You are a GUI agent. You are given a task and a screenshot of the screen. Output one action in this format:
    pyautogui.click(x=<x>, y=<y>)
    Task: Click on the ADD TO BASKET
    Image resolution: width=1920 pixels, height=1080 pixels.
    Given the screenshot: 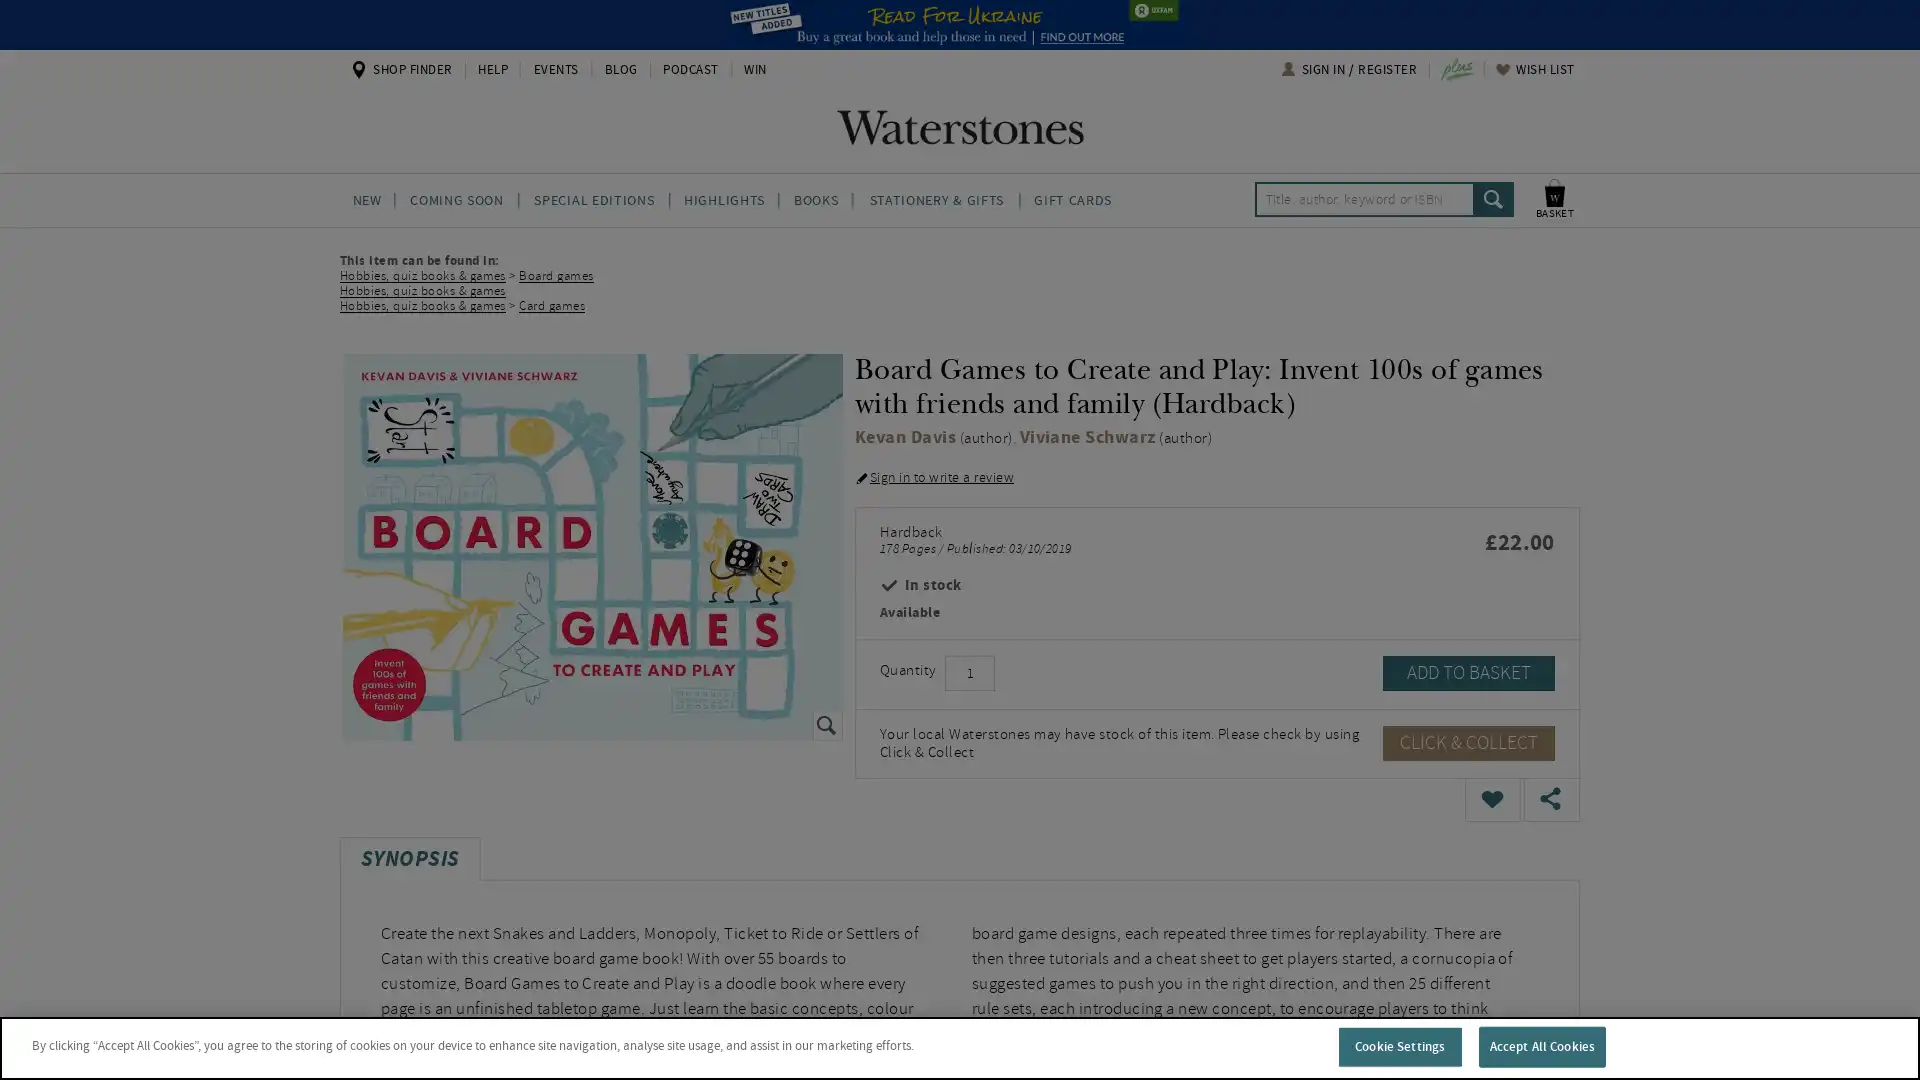 What is the action you would take?
    pyautogui.click(x=1468, y=672)
    